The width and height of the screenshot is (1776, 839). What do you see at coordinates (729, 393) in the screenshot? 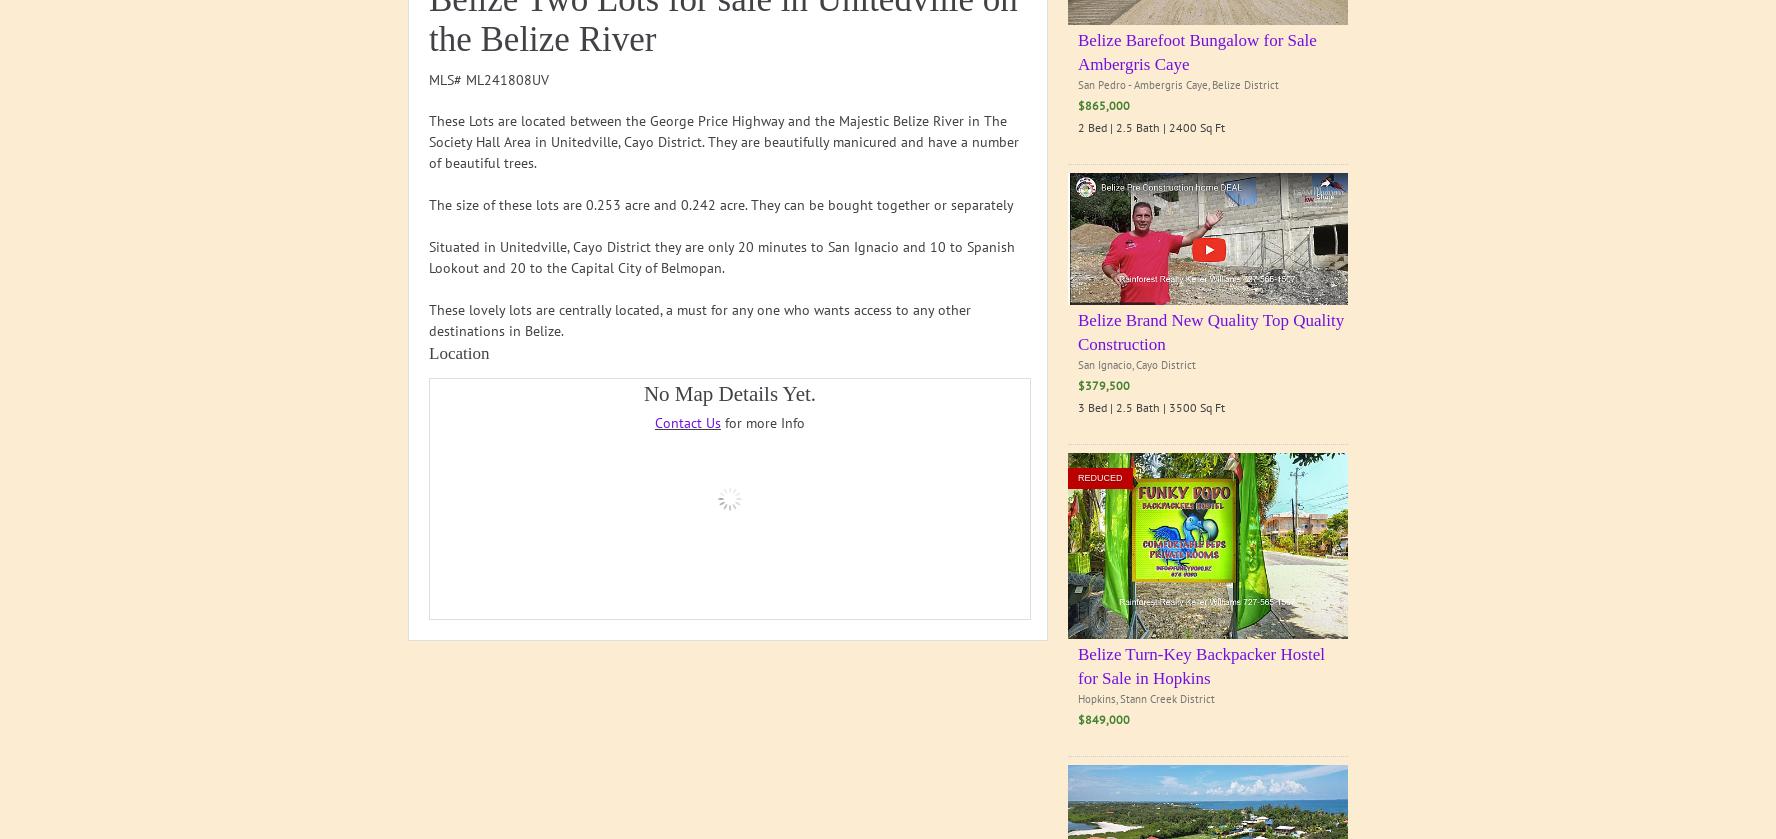
I see `'No Map Details Yet.'` at bounding box center [729, 393].